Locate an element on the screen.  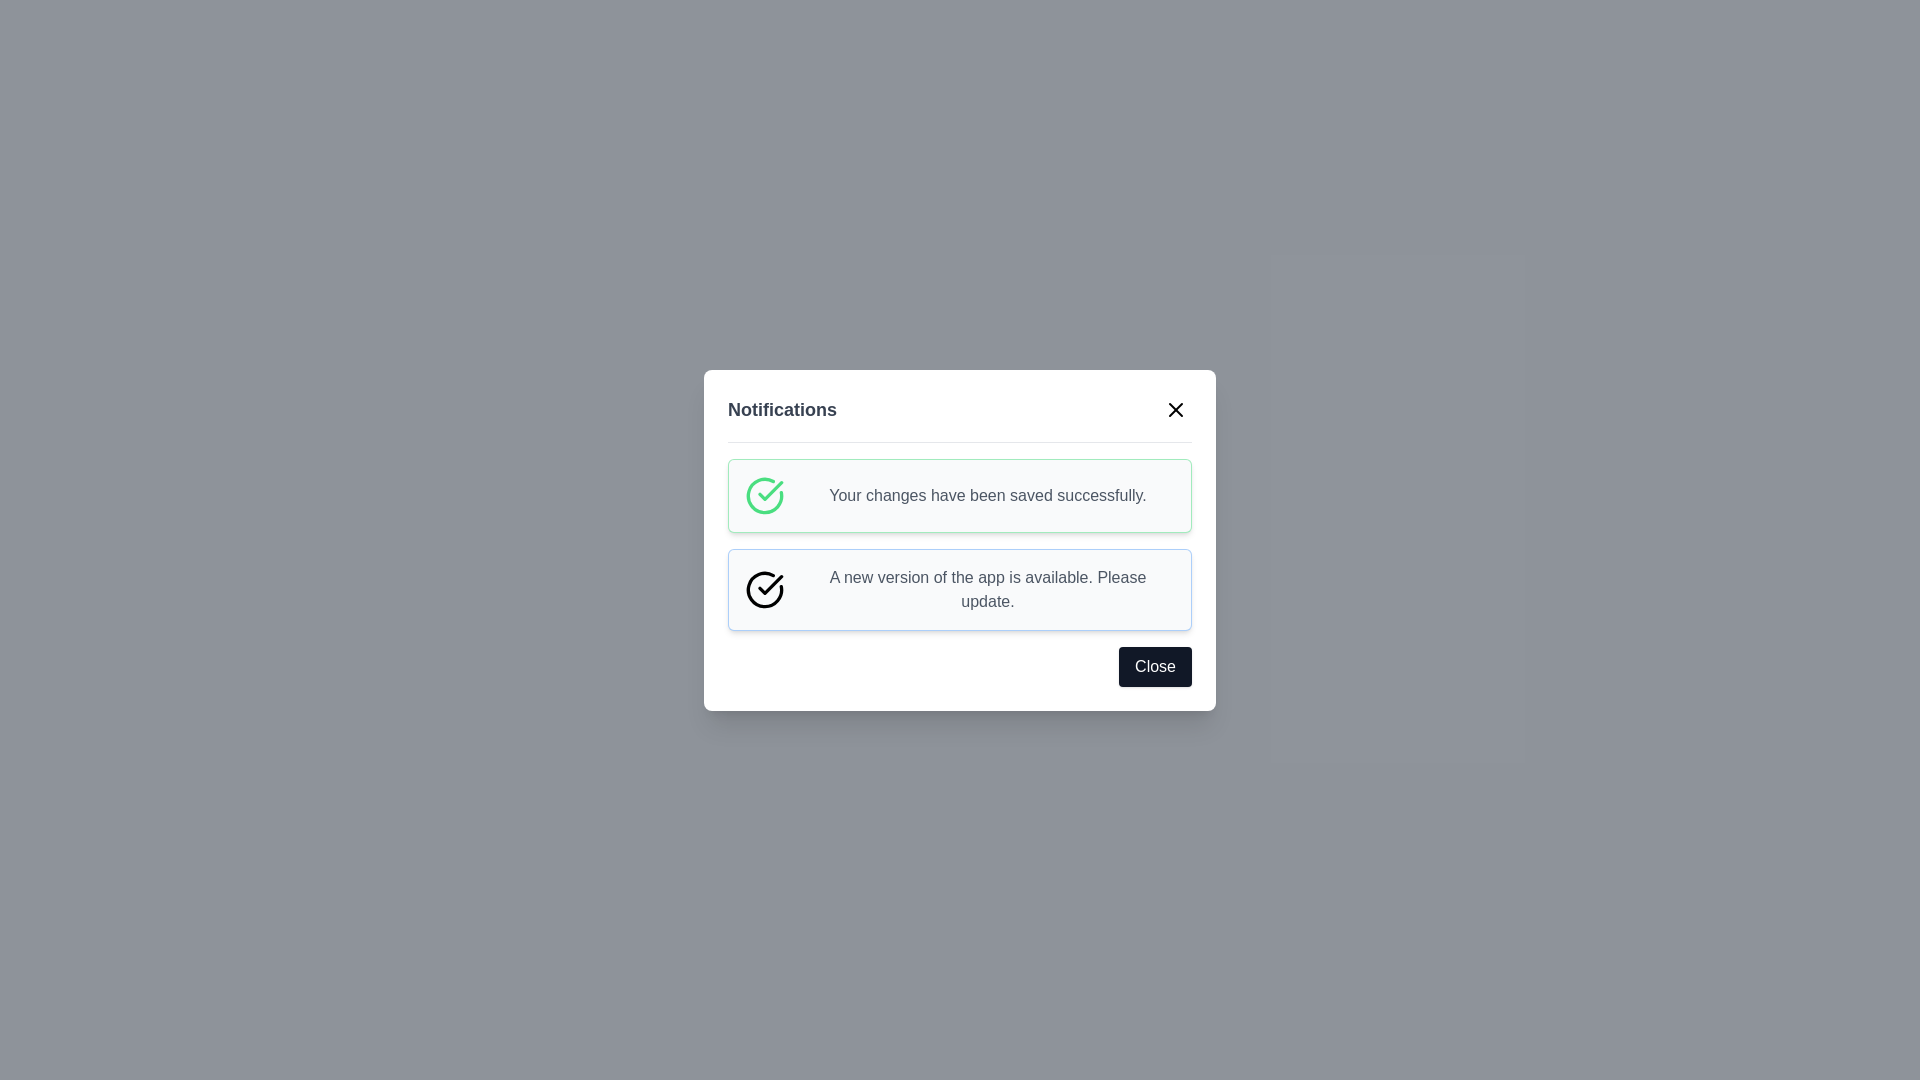
the black 'X' icon button located in the top-right corner of the notification panel is located at coordinates (1176, 407).